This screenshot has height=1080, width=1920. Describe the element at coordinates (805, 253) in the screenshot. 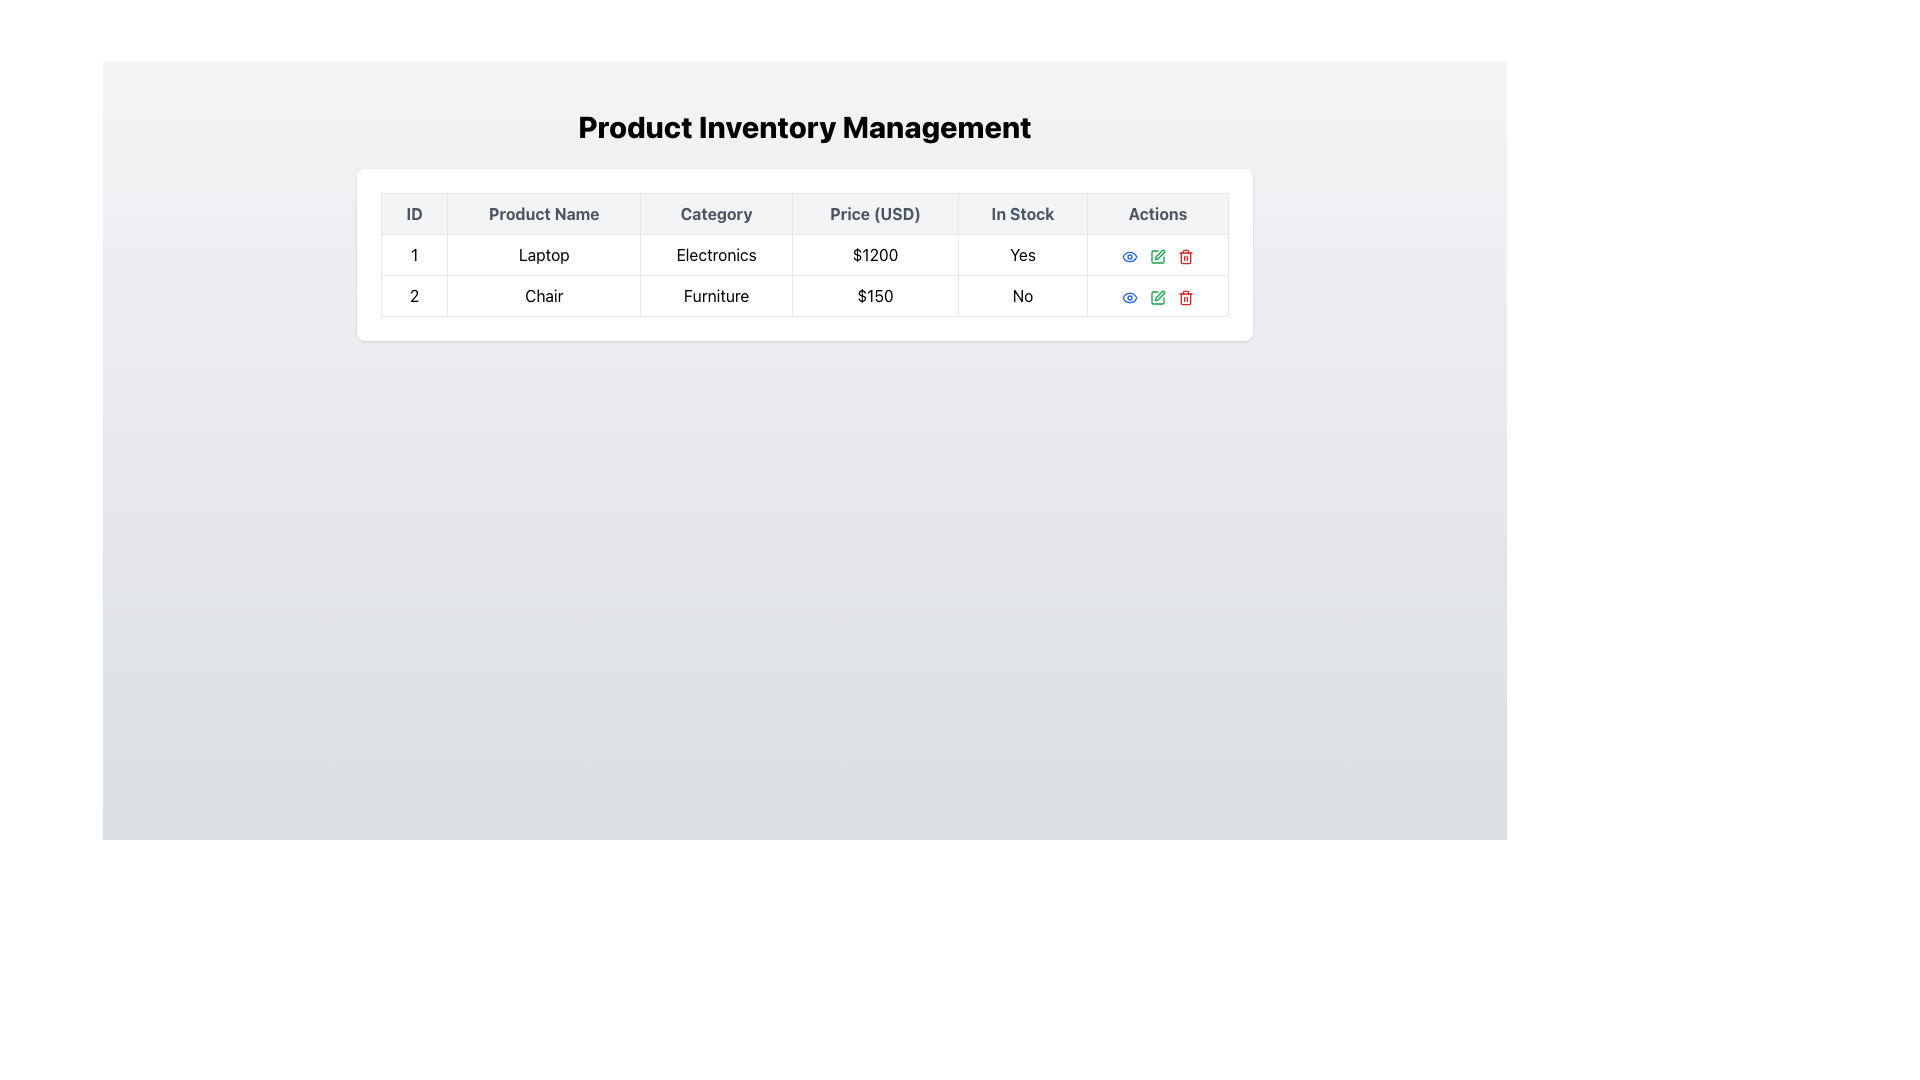

I see `the first table row containing the product details '1LaptopElectronics$1200Yes'` at that location.